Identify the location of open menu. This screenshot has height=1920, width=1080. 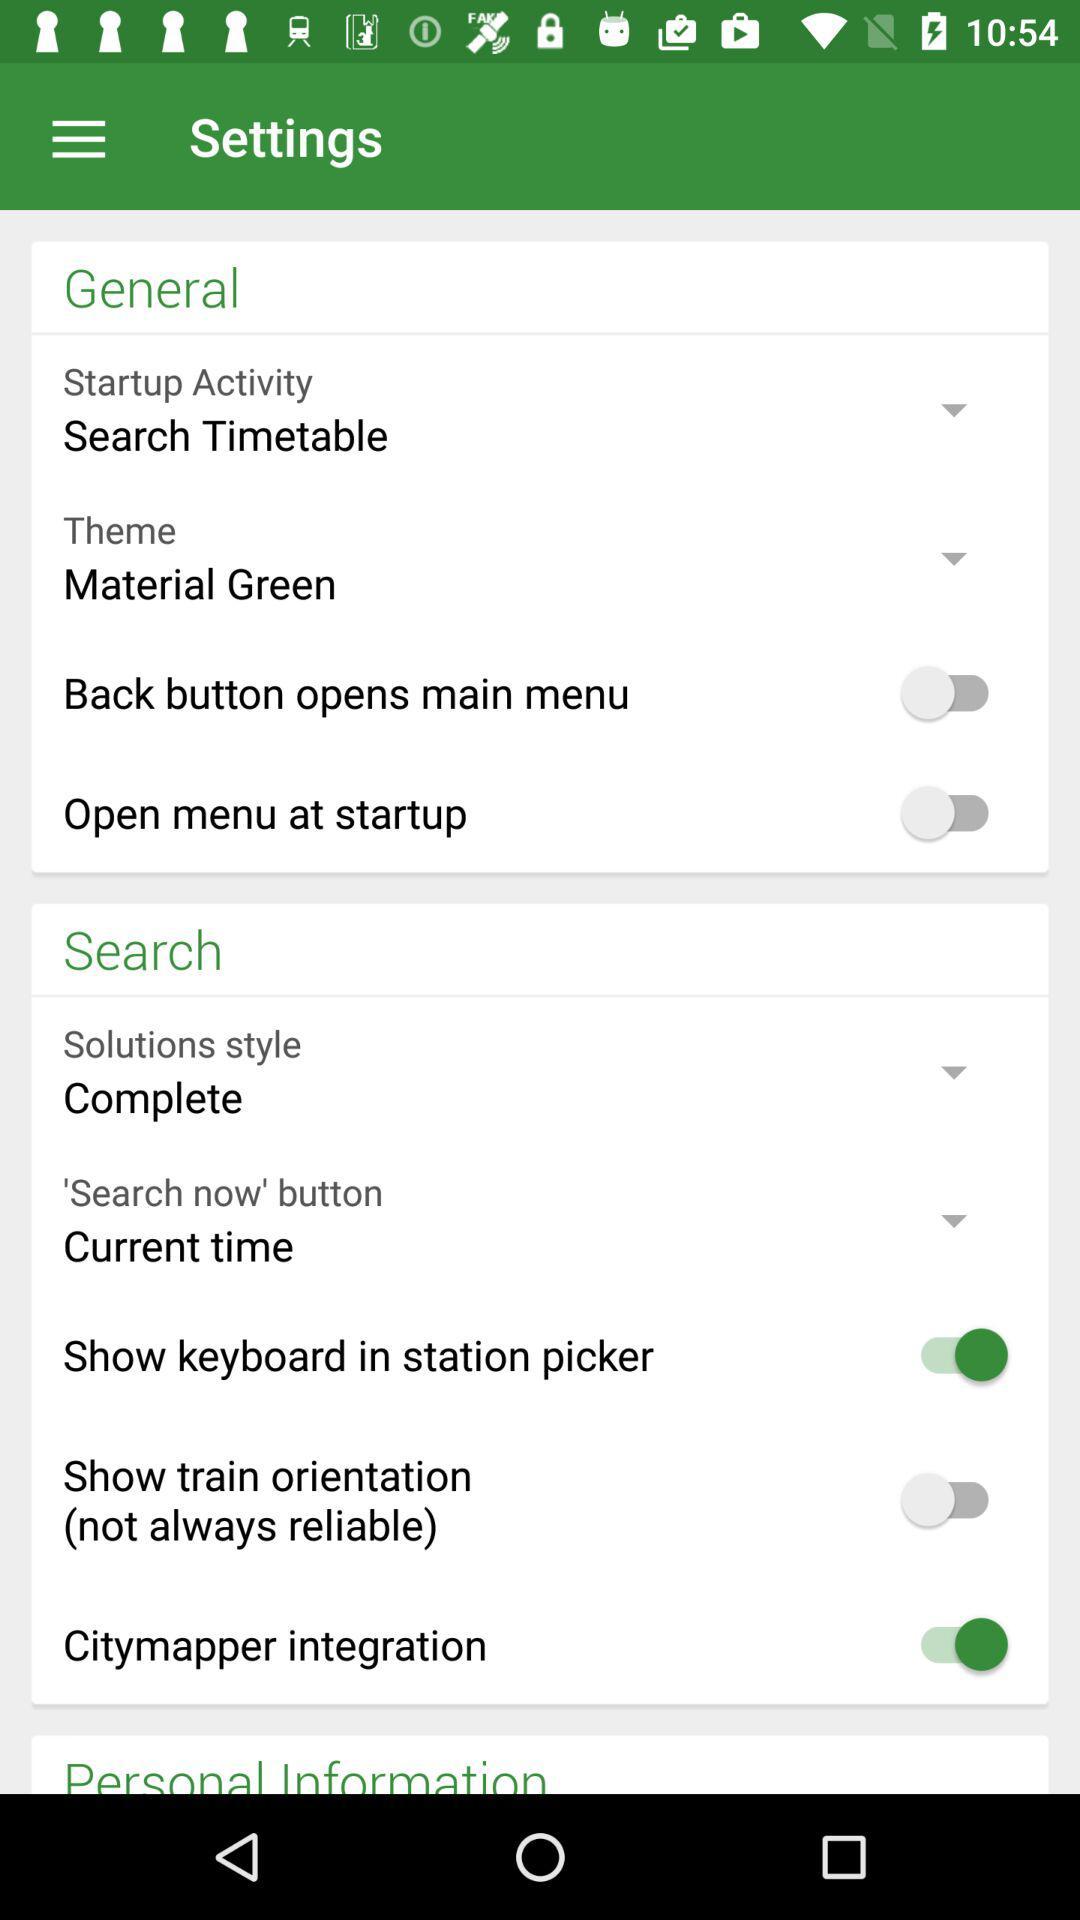
(88, 135).